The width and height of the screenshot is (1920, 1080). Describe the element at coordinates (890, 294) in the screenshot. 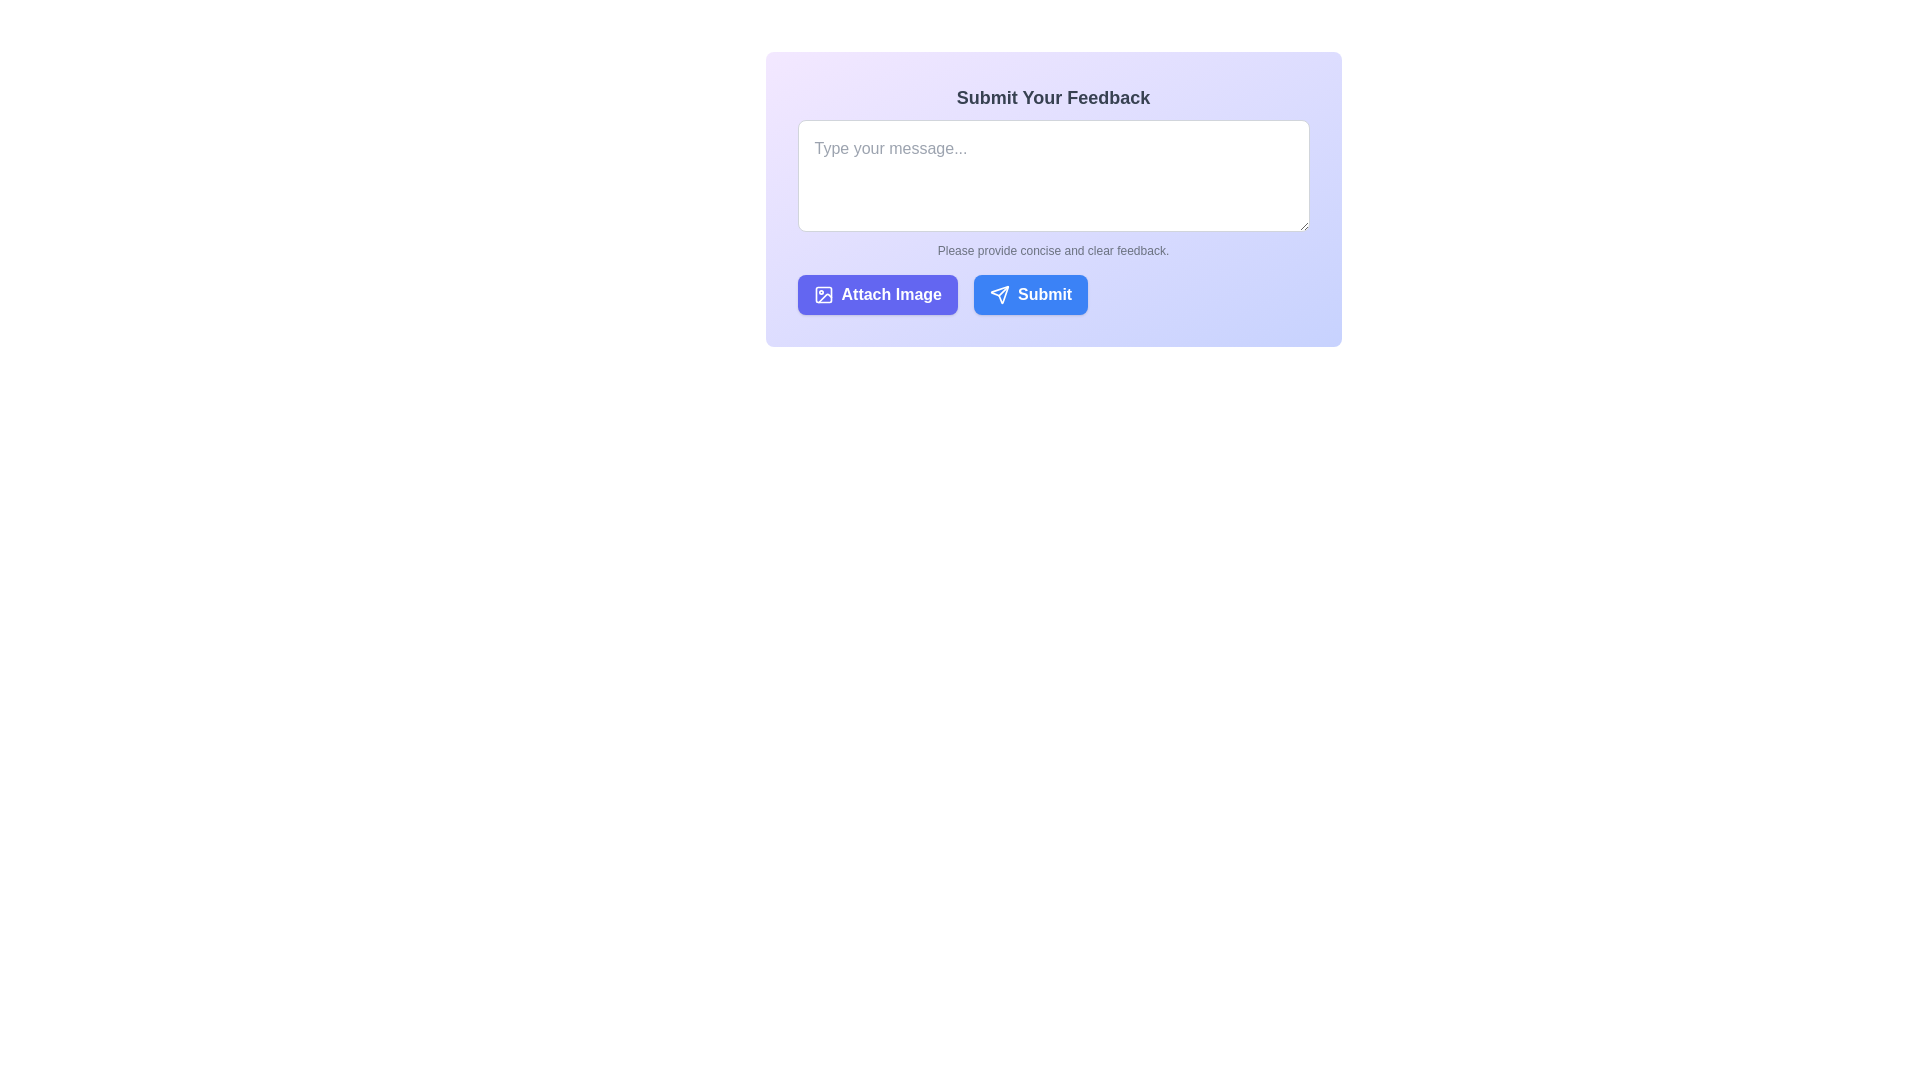

I see `the text label indicating 'Attach Image', which is part of a button group that suggests the action of attaching an image to feedback` at that location.